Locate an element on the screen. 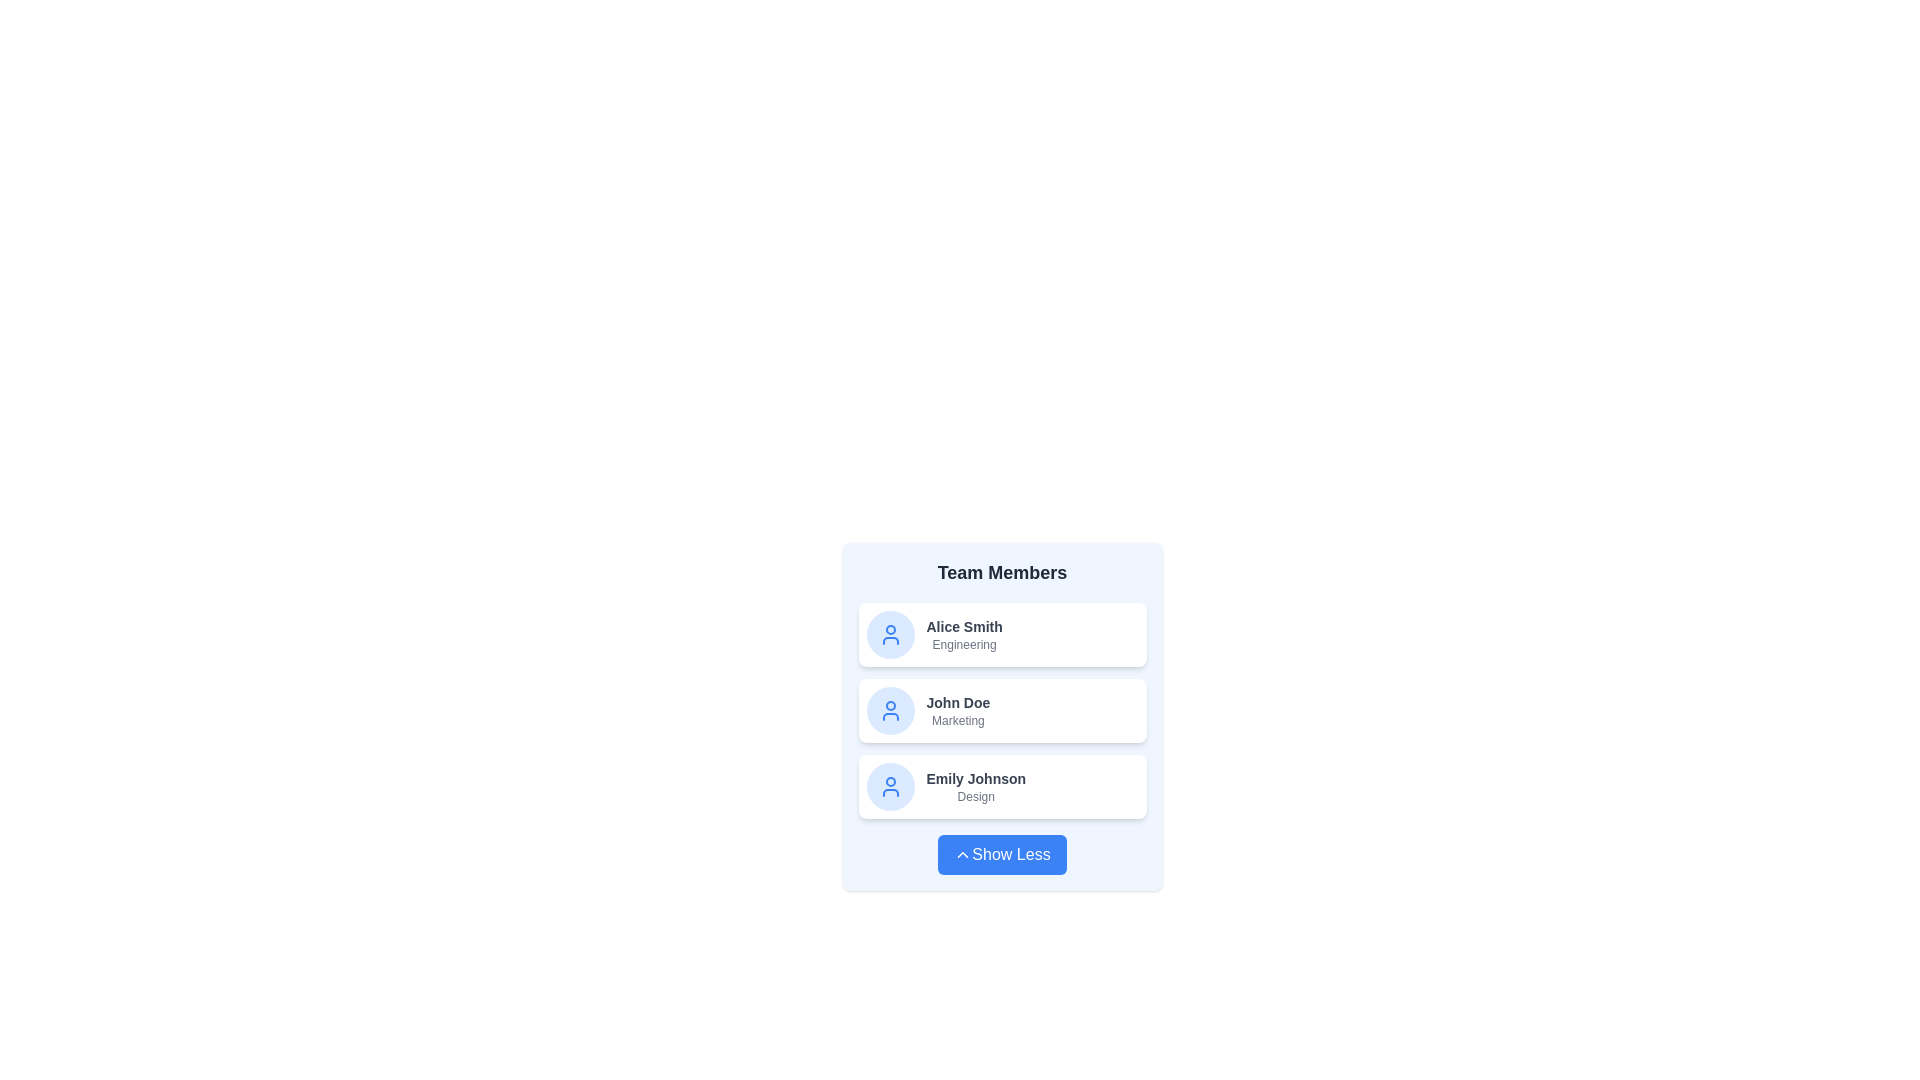  the second team member card displaying information about 'John Doe' in the team member list is located at coordinates (1002, 709).